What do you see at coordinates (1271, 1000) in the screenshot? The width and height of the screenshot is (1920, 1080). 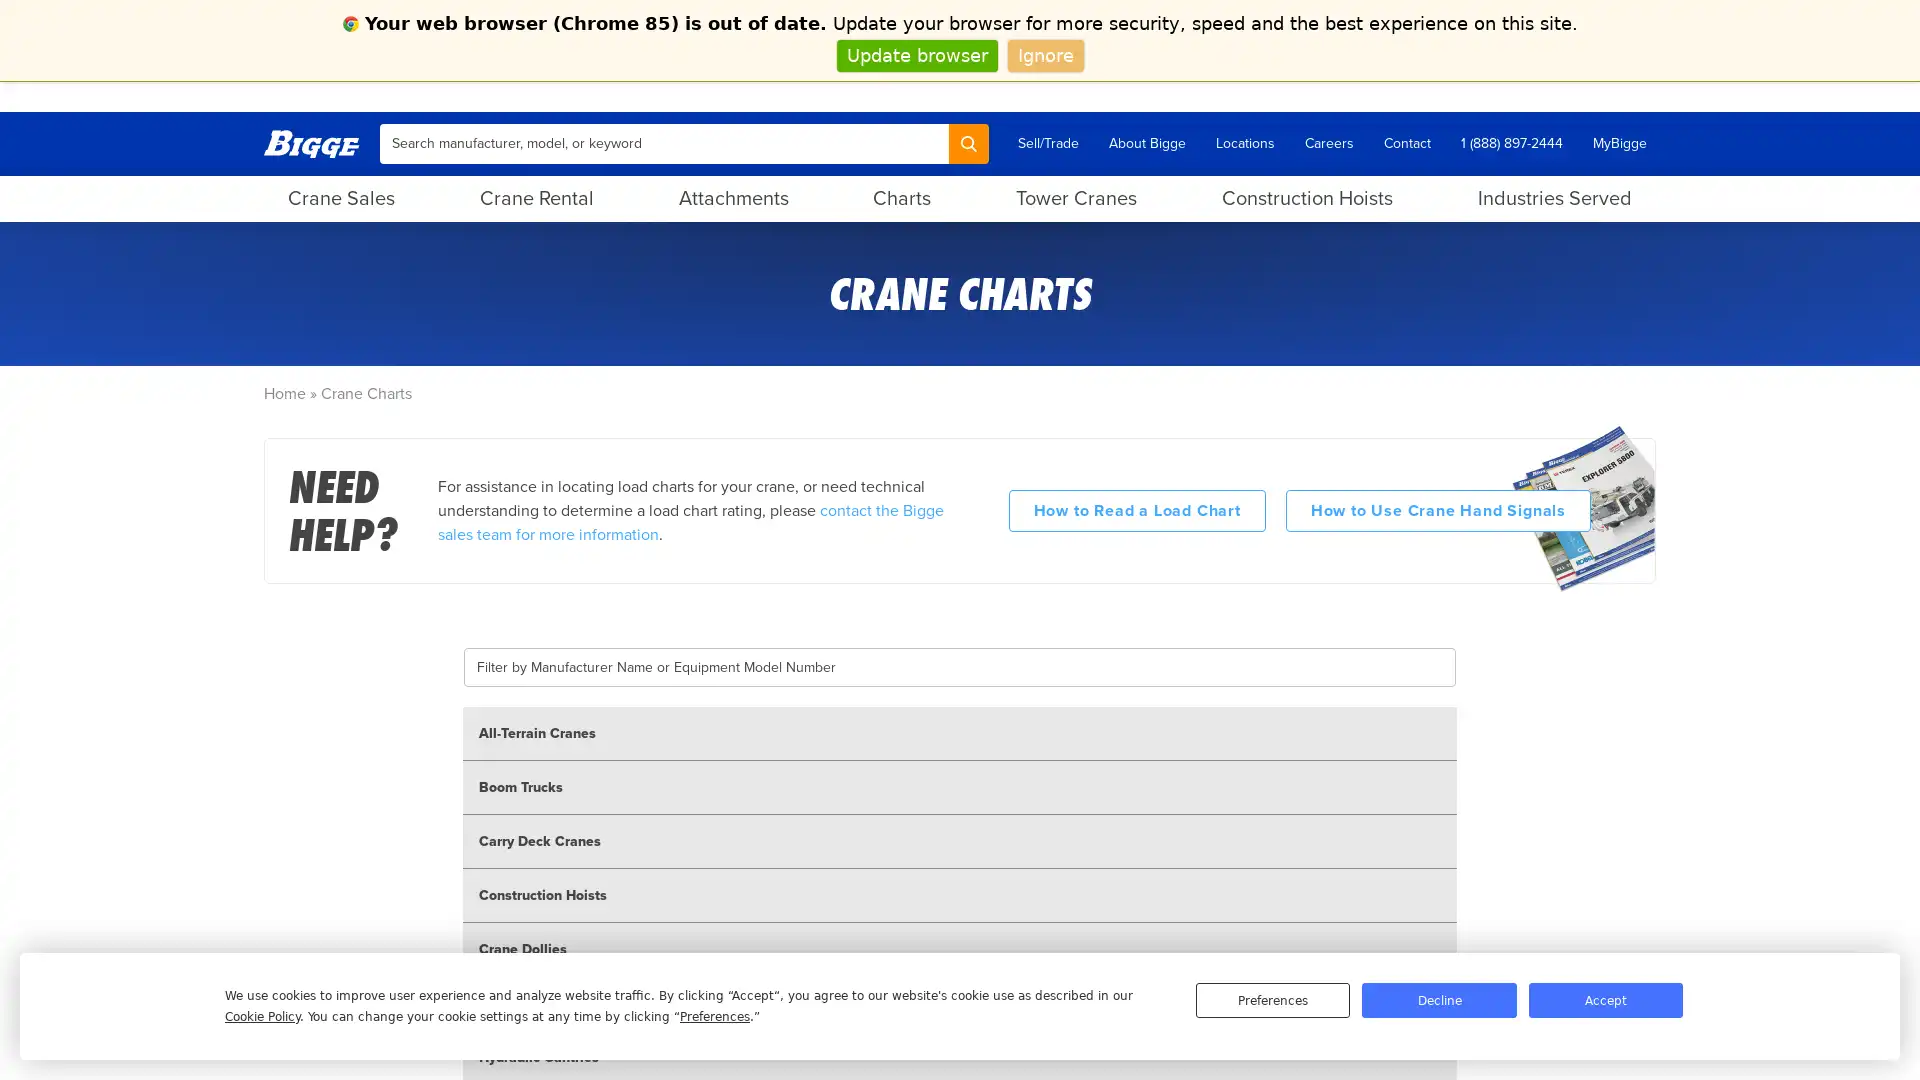 I see `Preferences` at bounding box center [1271, 1000].